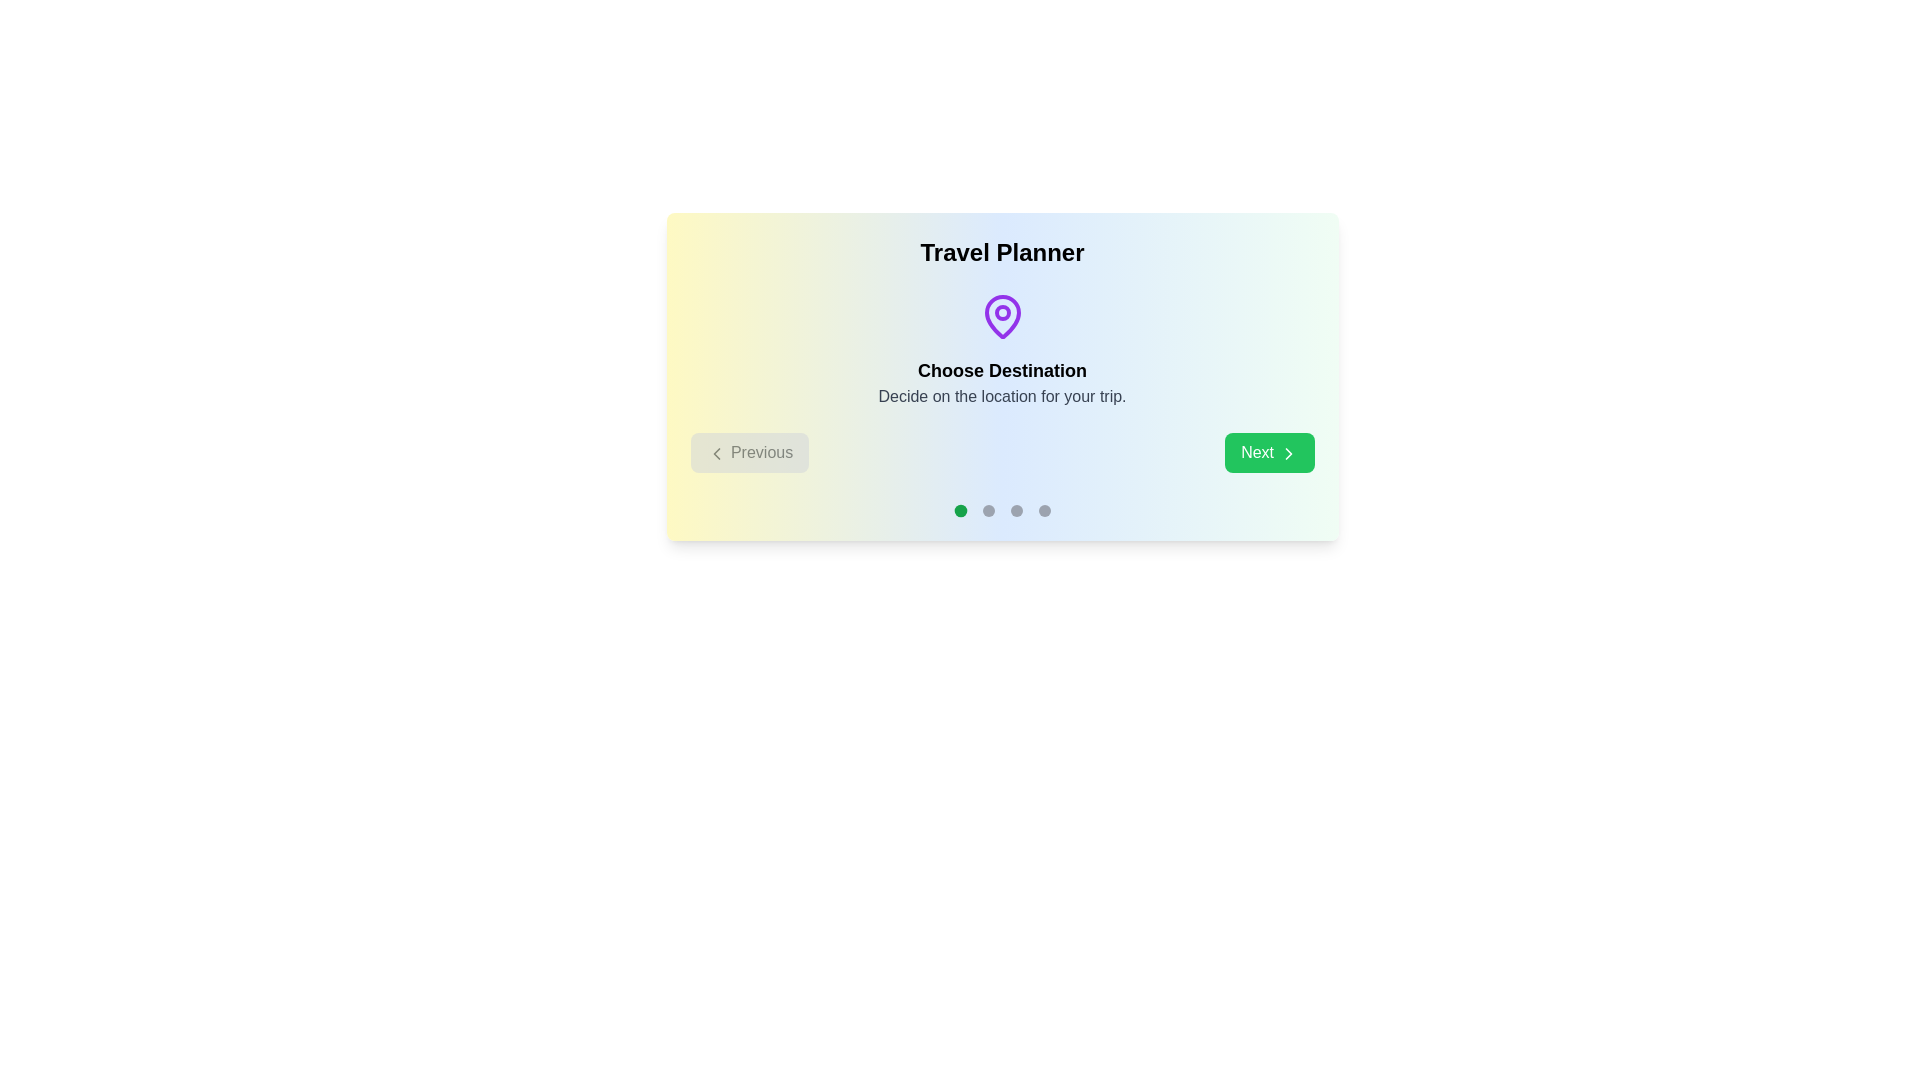 The width and height of the screenshot is (1920, 1080). Describe the element at coordinates (1002, 315) in the screenshot. I see `the map pin icon with a purple outline, which is centered within the main display area and located above the 'Choose Destination' text` at that location.